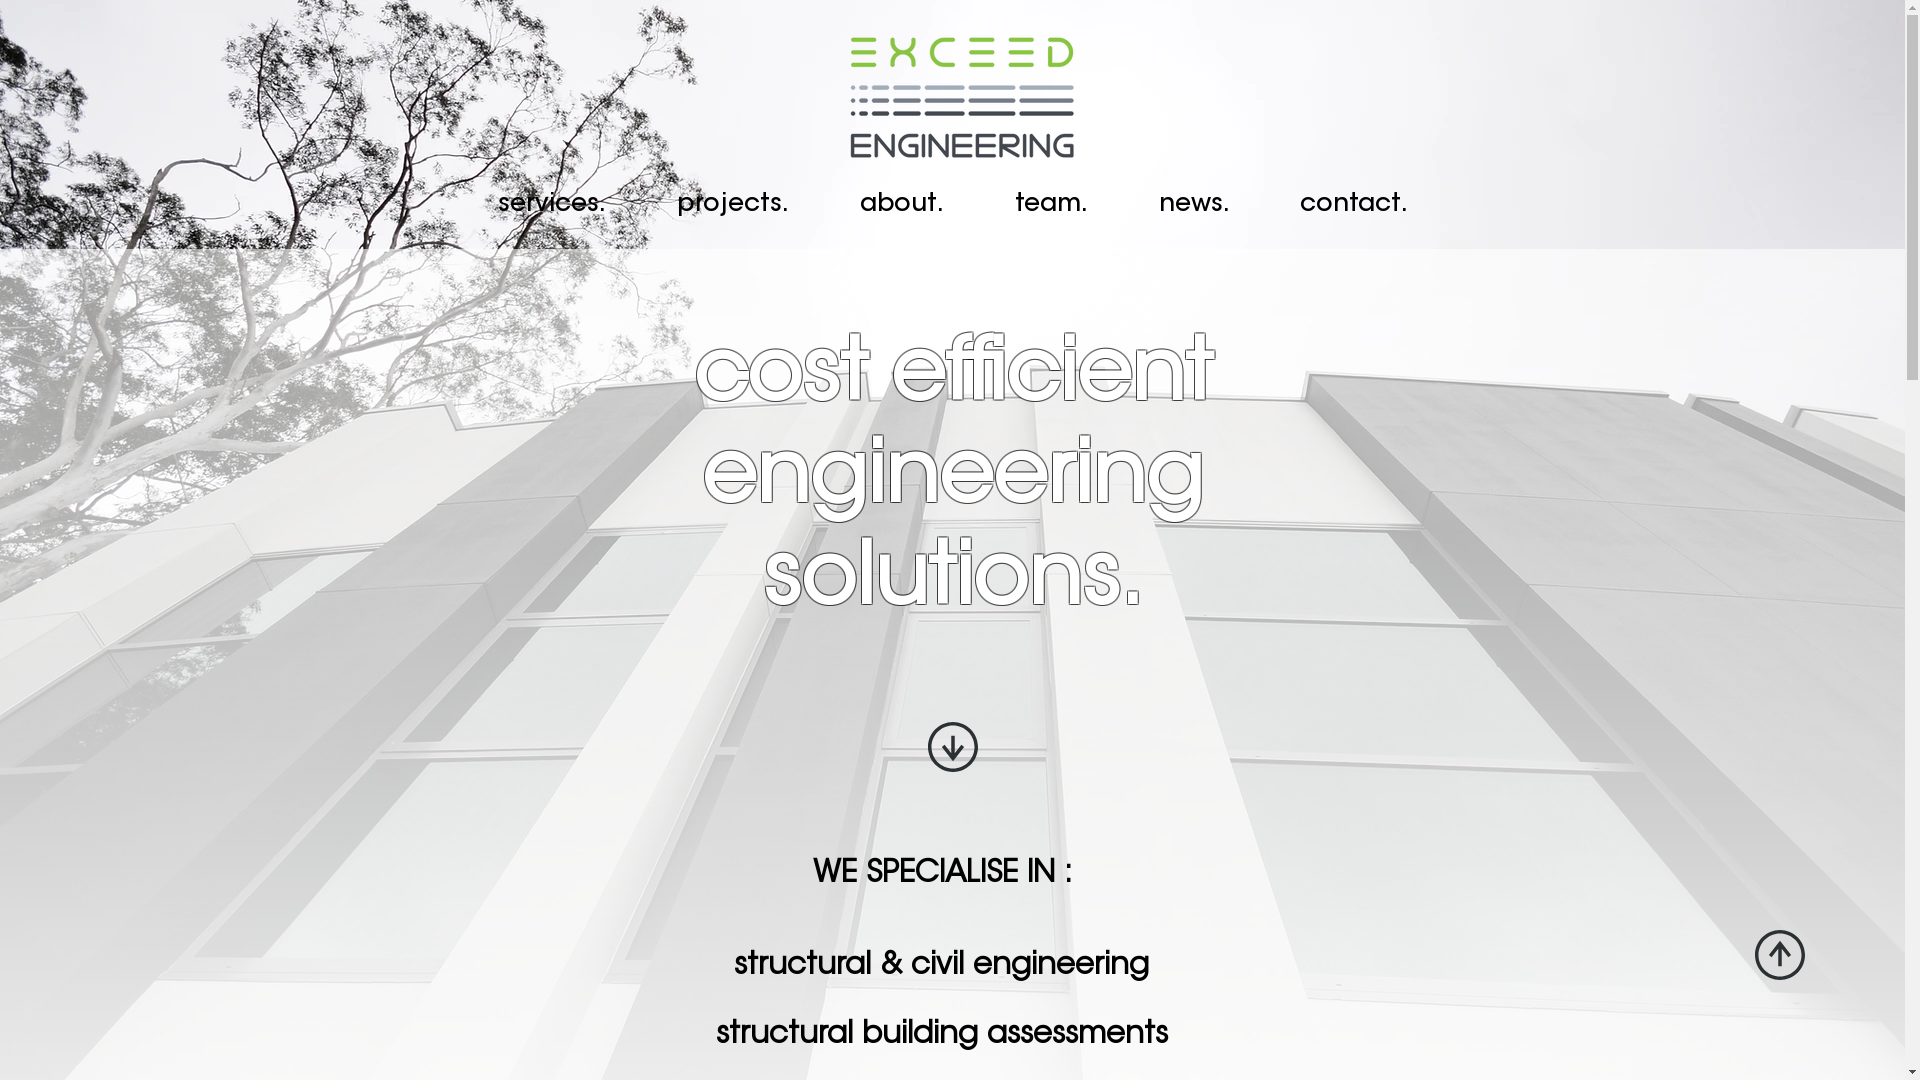 The image size is (1920, 1080). What do you see at coordinates (642, 204) in the screenshot?
I see `'projects.'` at bounding box center [642, 204].